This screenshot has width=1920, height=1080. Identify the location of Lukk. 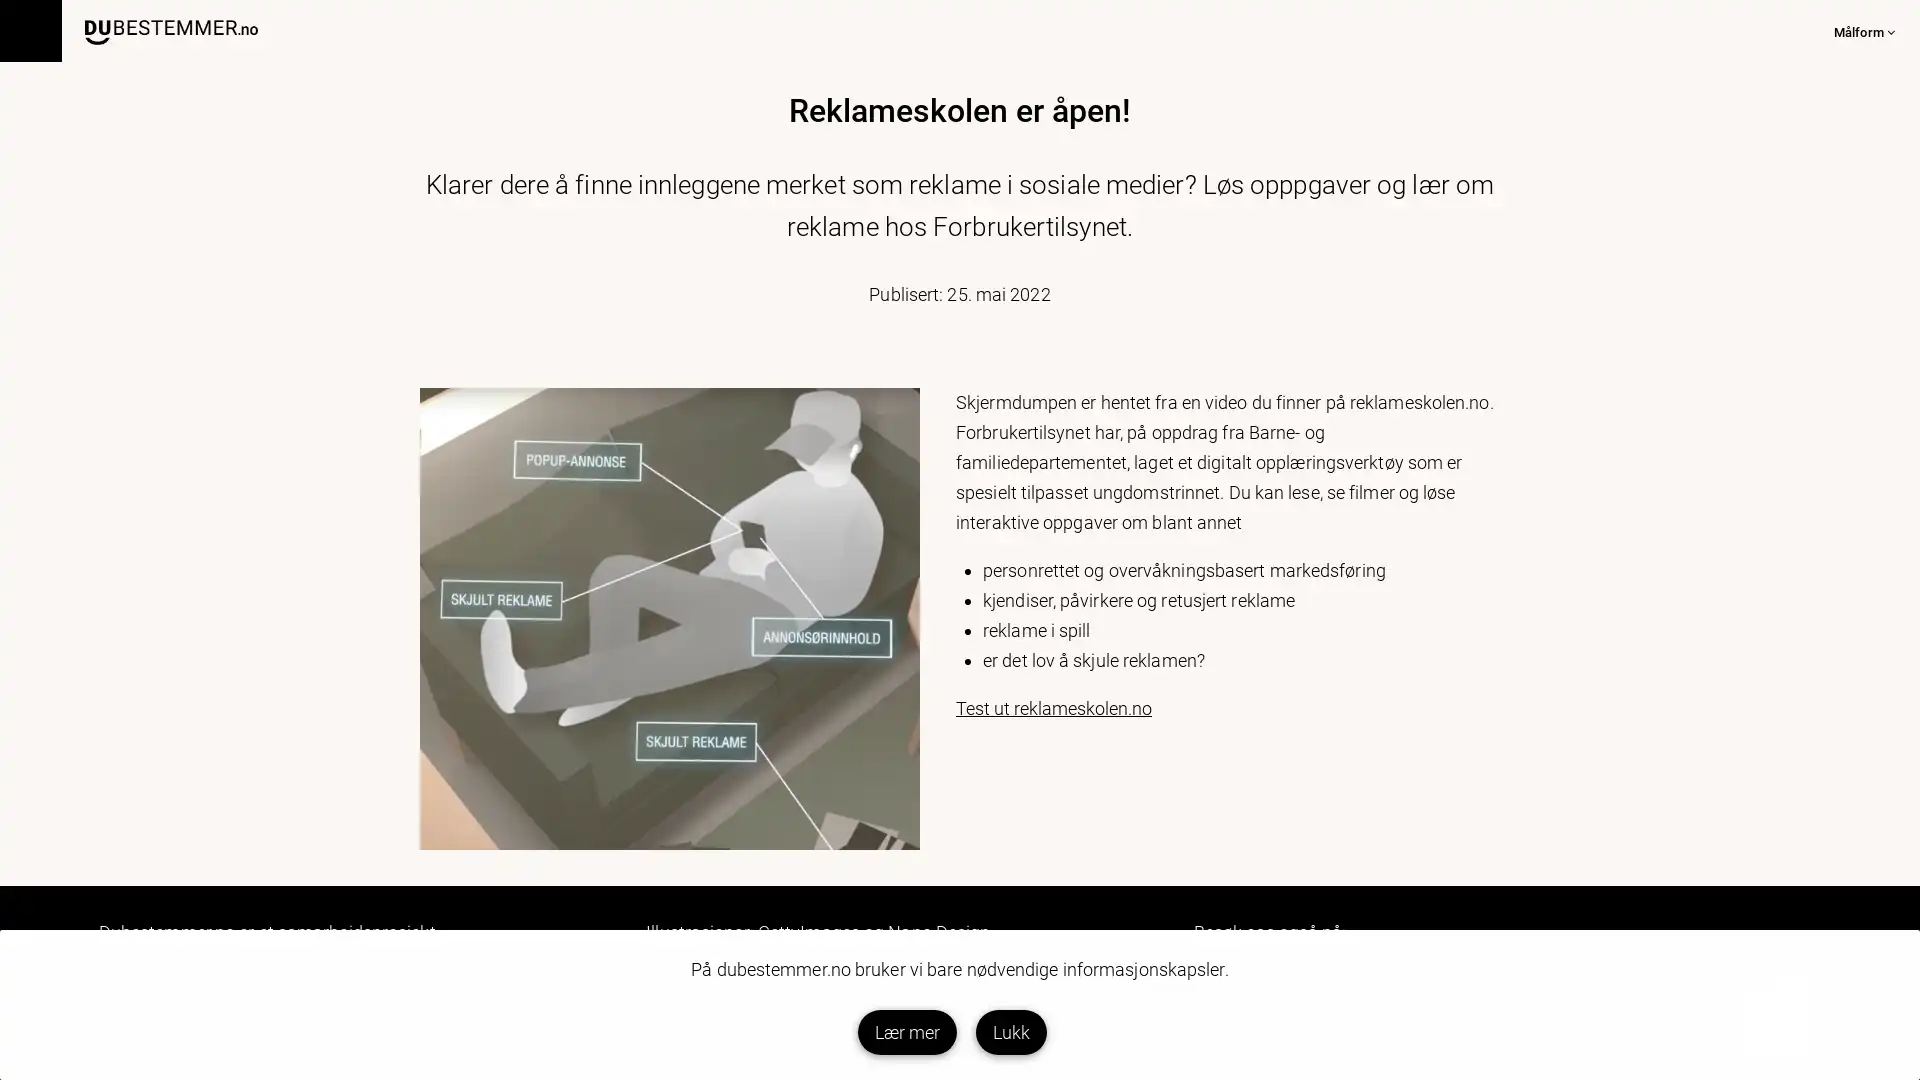
(1011, 1032).